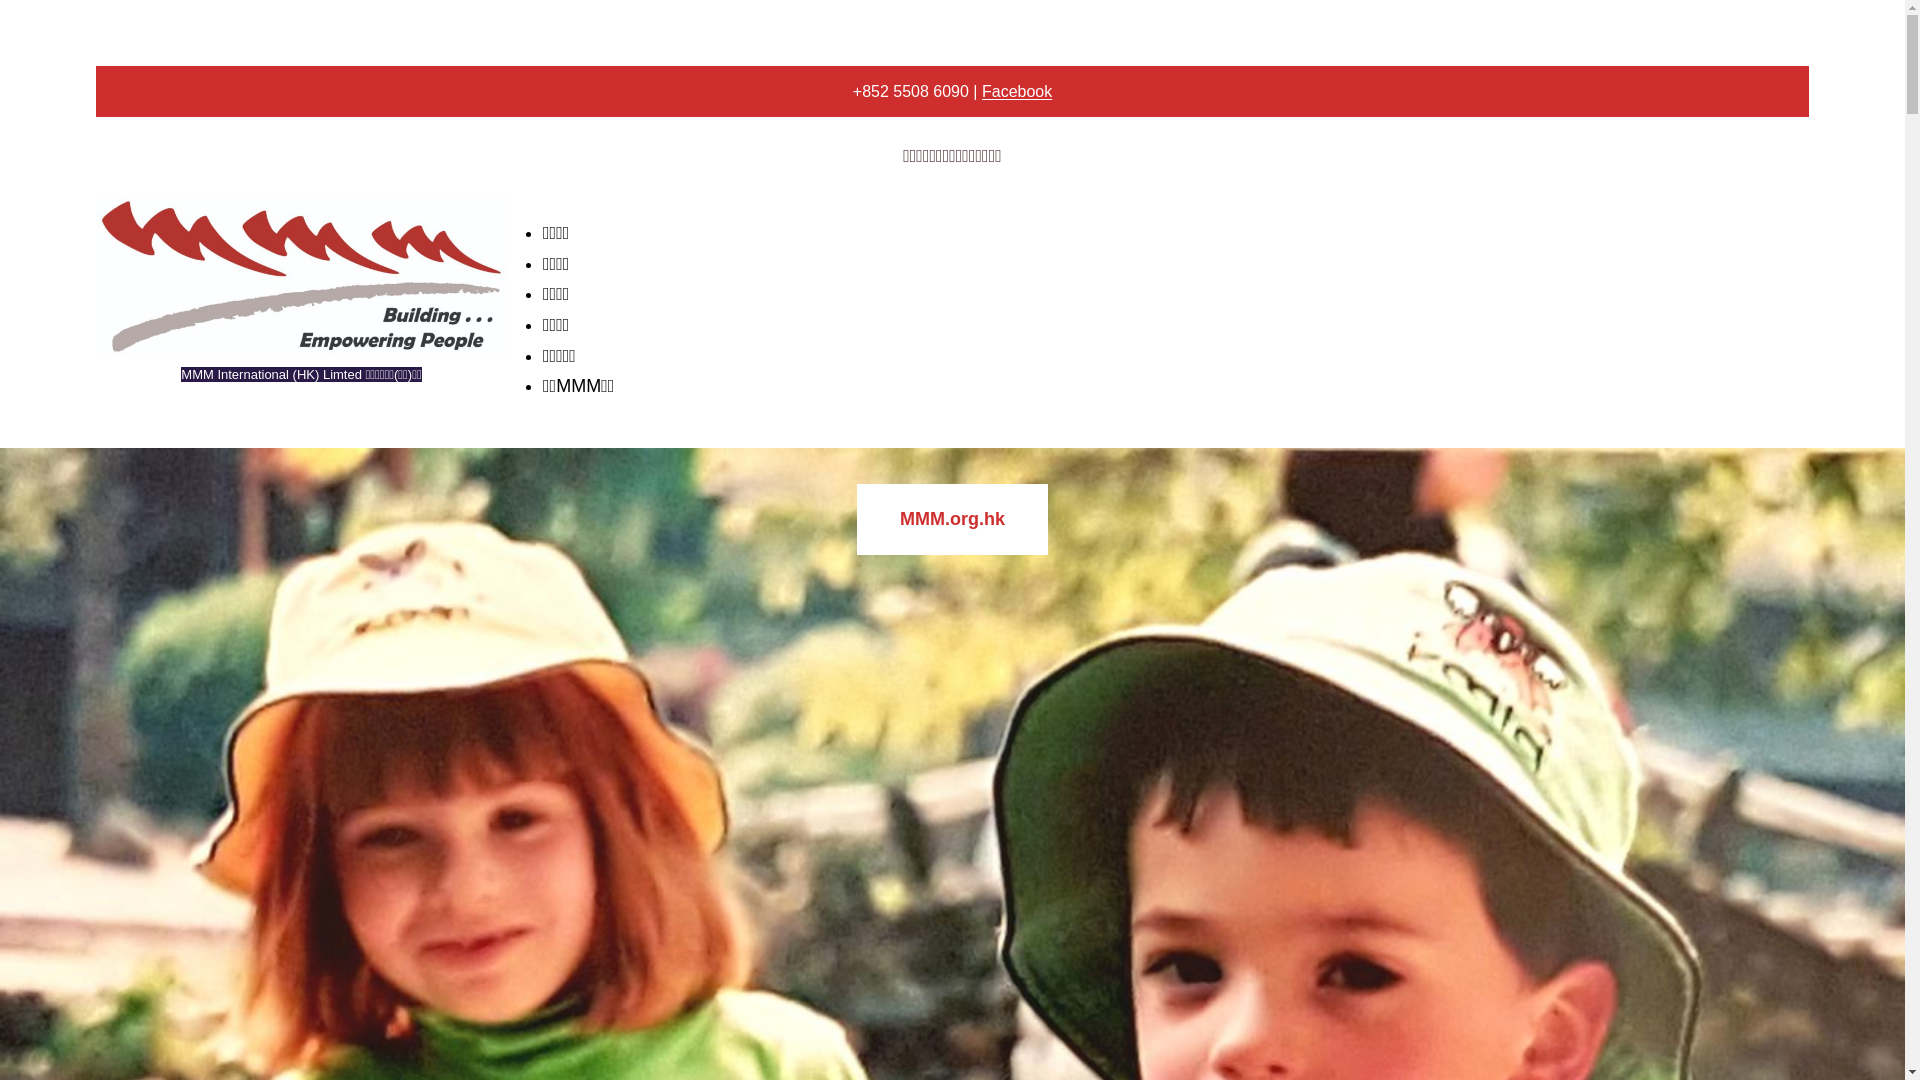 The image size is (1920, 1080). Describe the element at coordinates (1017, 91) in the screenshot. I see `'Facebook'` at that location.